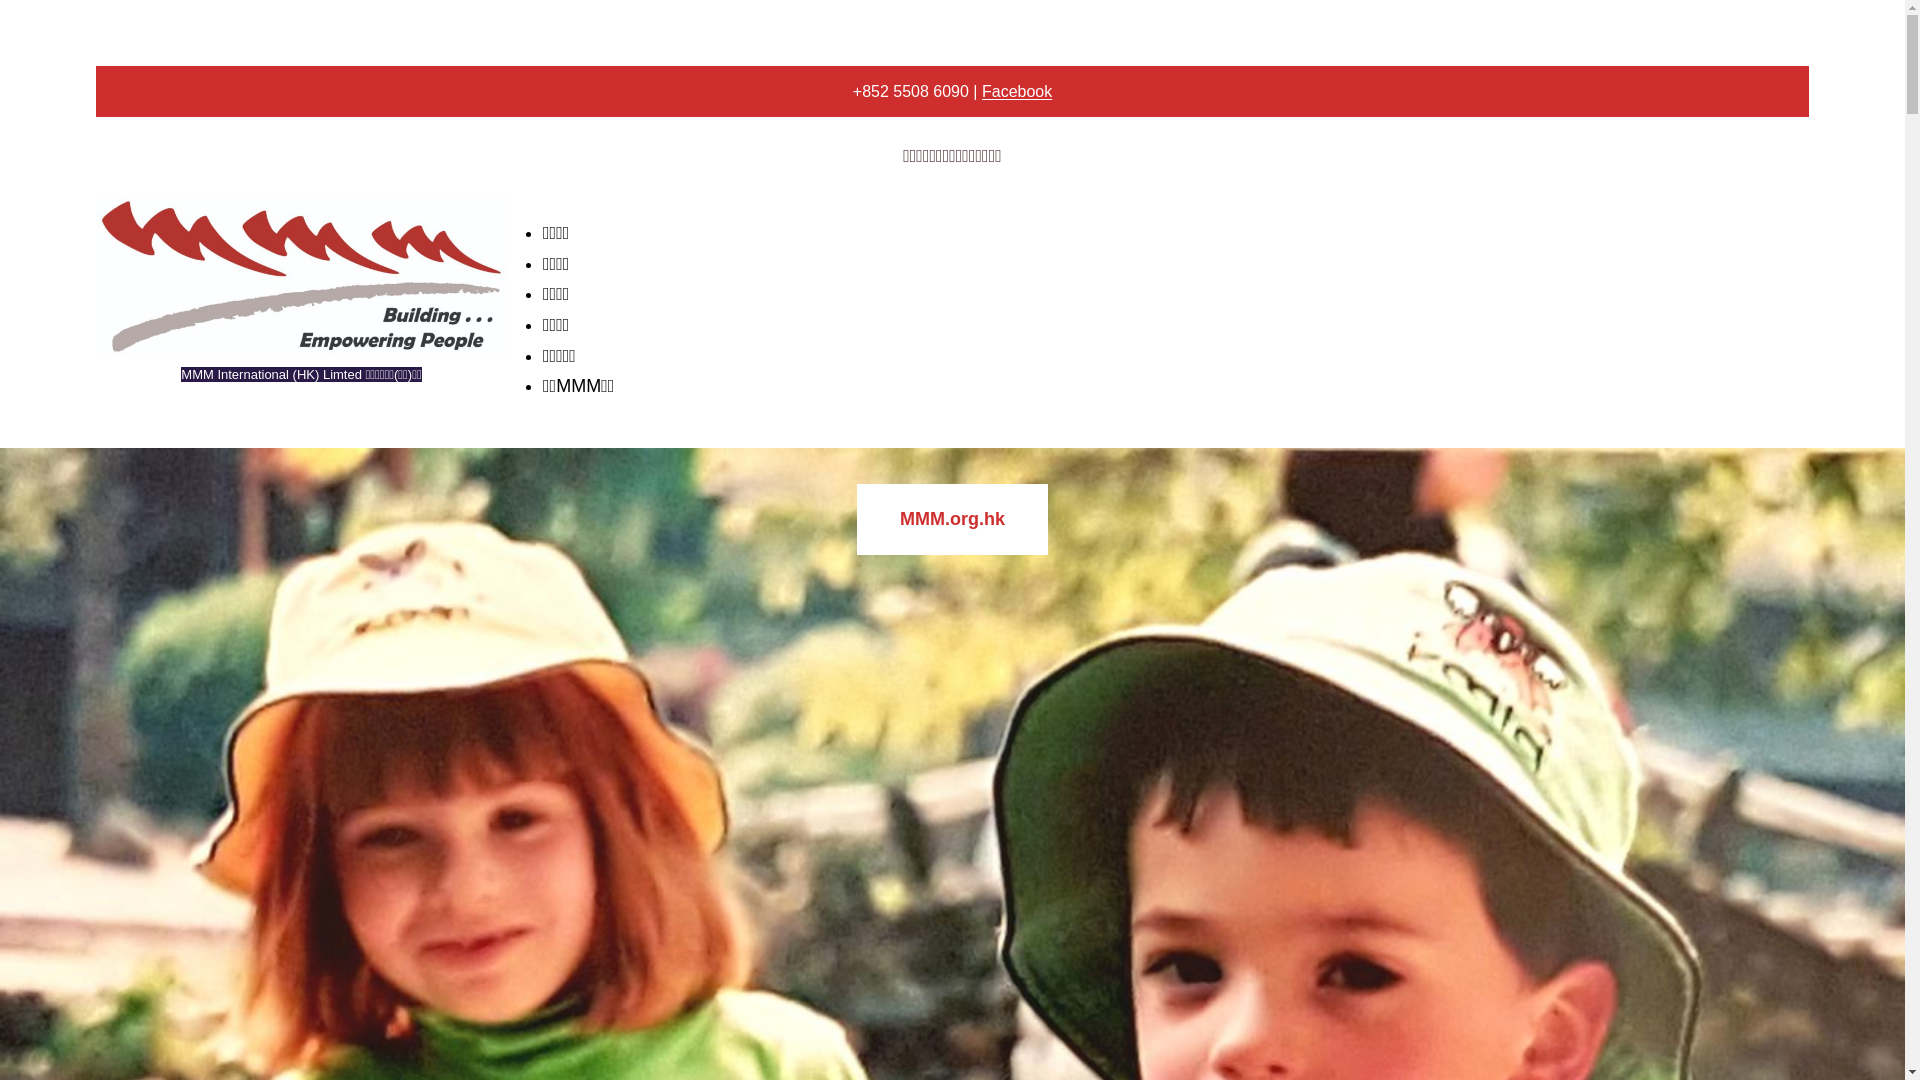 The image size is (1920, 1080). Describe the element at coordinates (1017, 91) in the screenshot. I see `'Facebook'` at that location.